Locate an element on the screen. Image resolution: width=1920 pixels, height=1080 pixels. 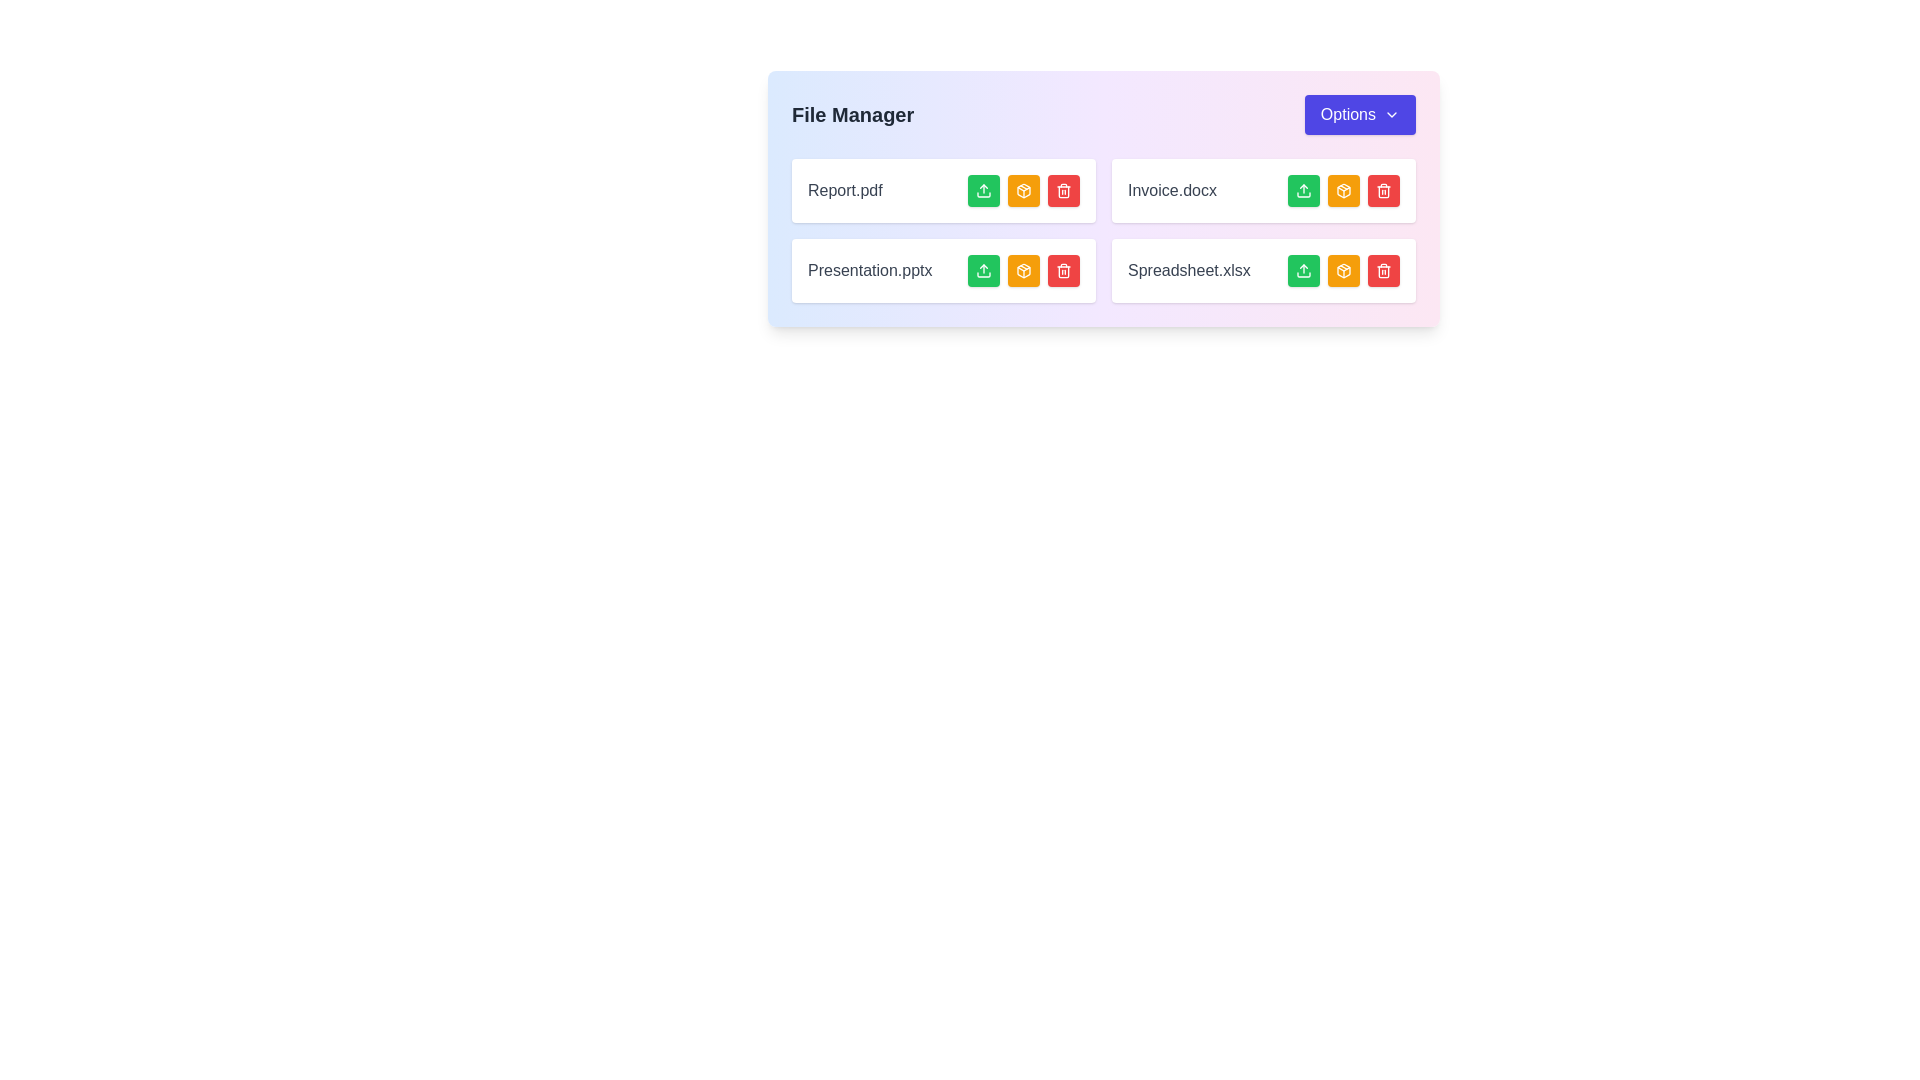
the archive icon button, which has a yellow background and represents a 3D package, located in the file manager interface alongside the 'Upload' and 'Delete' buttons for 'Report.pdf' is located at coordinates (1023, 191).